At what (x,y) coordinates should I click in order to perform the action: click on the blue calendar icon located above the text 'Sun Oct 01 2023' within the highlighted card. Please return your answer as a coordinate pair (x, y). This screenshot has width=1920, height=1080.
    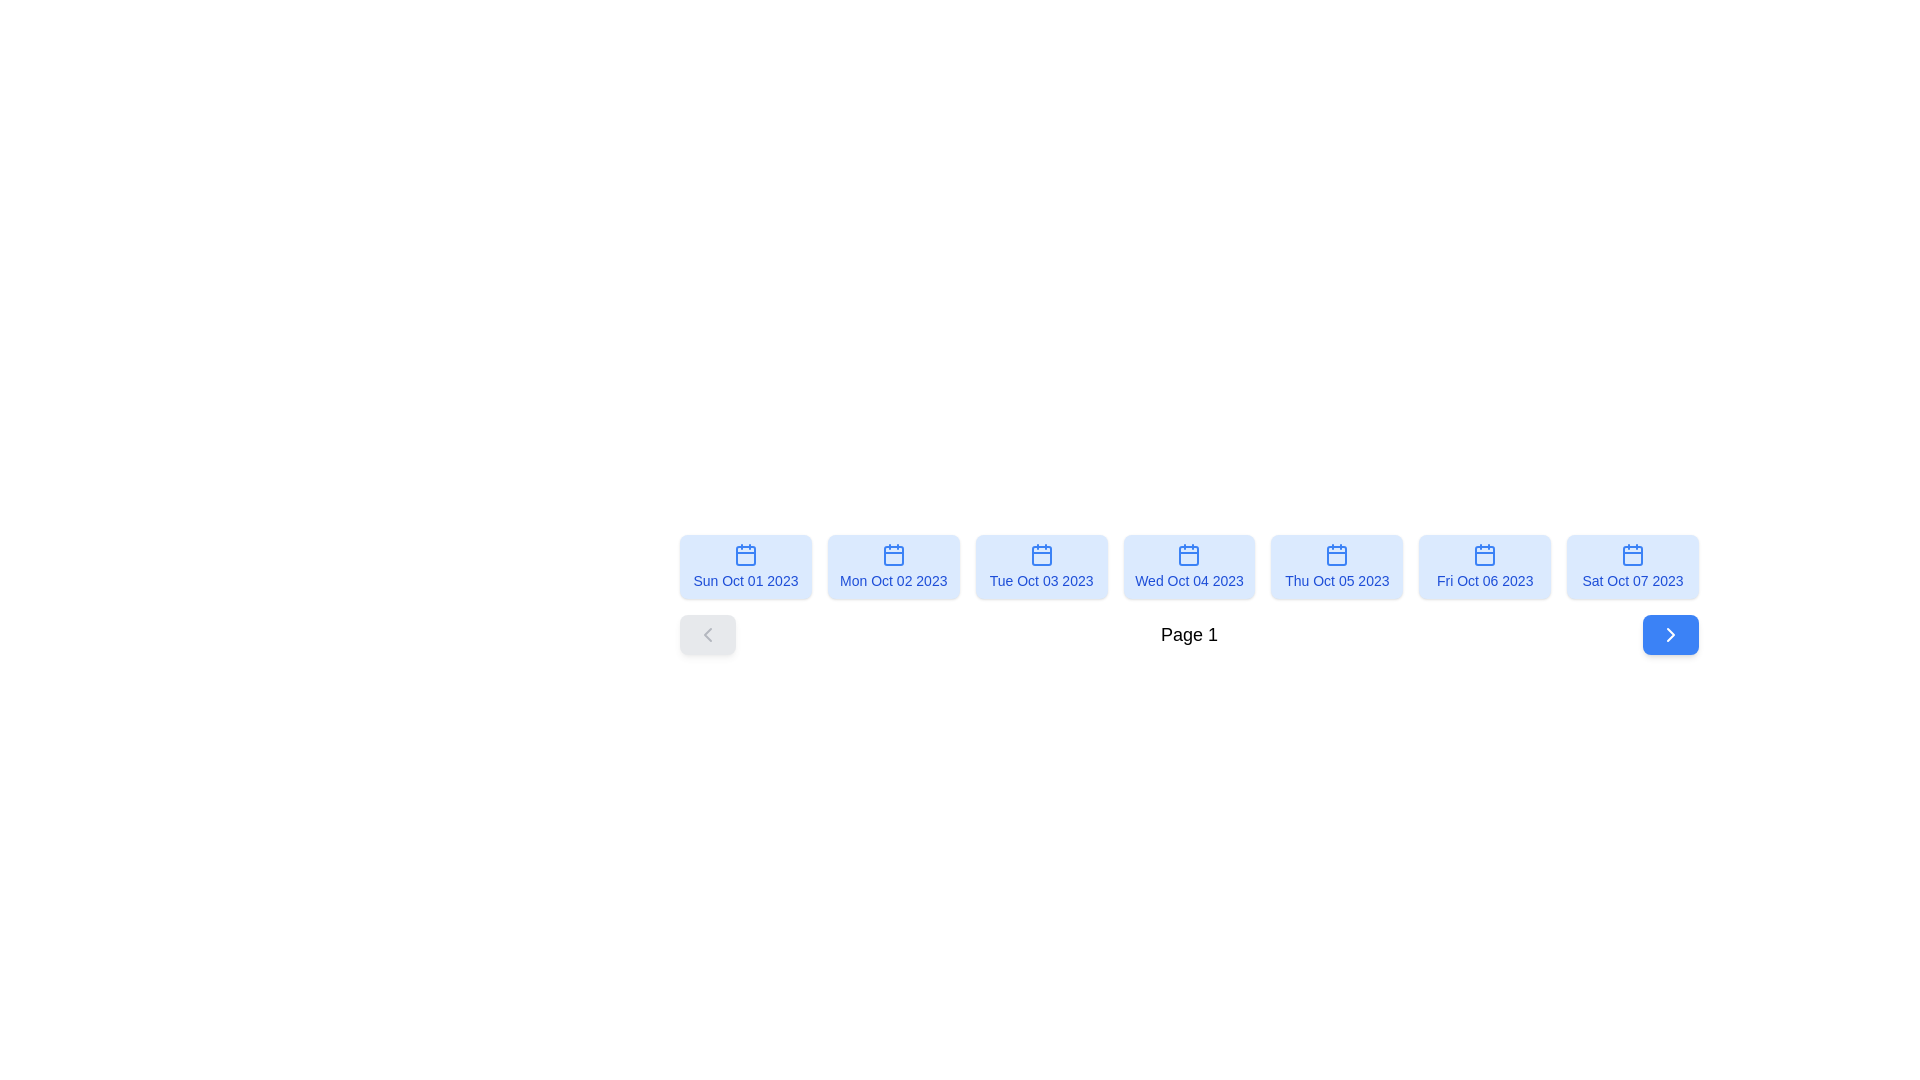
    Looking at the image, I should click on (744, 555).